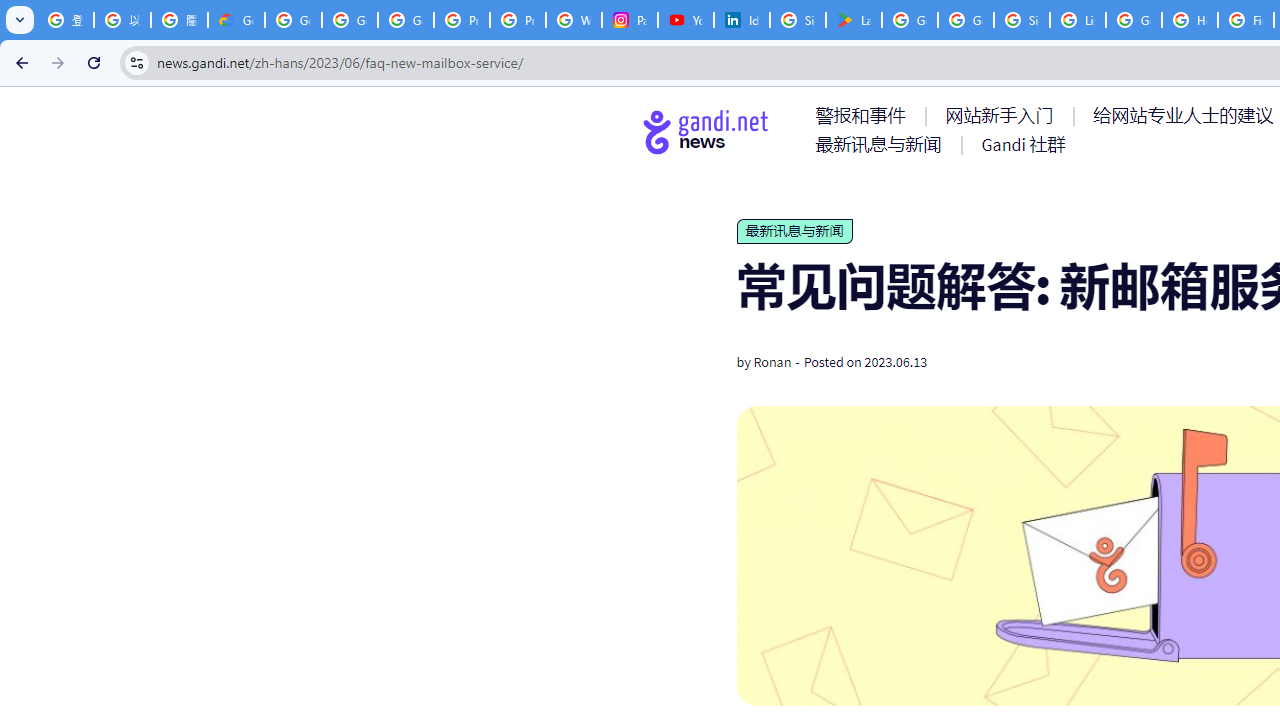  What do you see at coordinates (864, 115) in the screenshot?
I see `'AutomationID: menu-item-77761'` at bounding box center [864, 115].